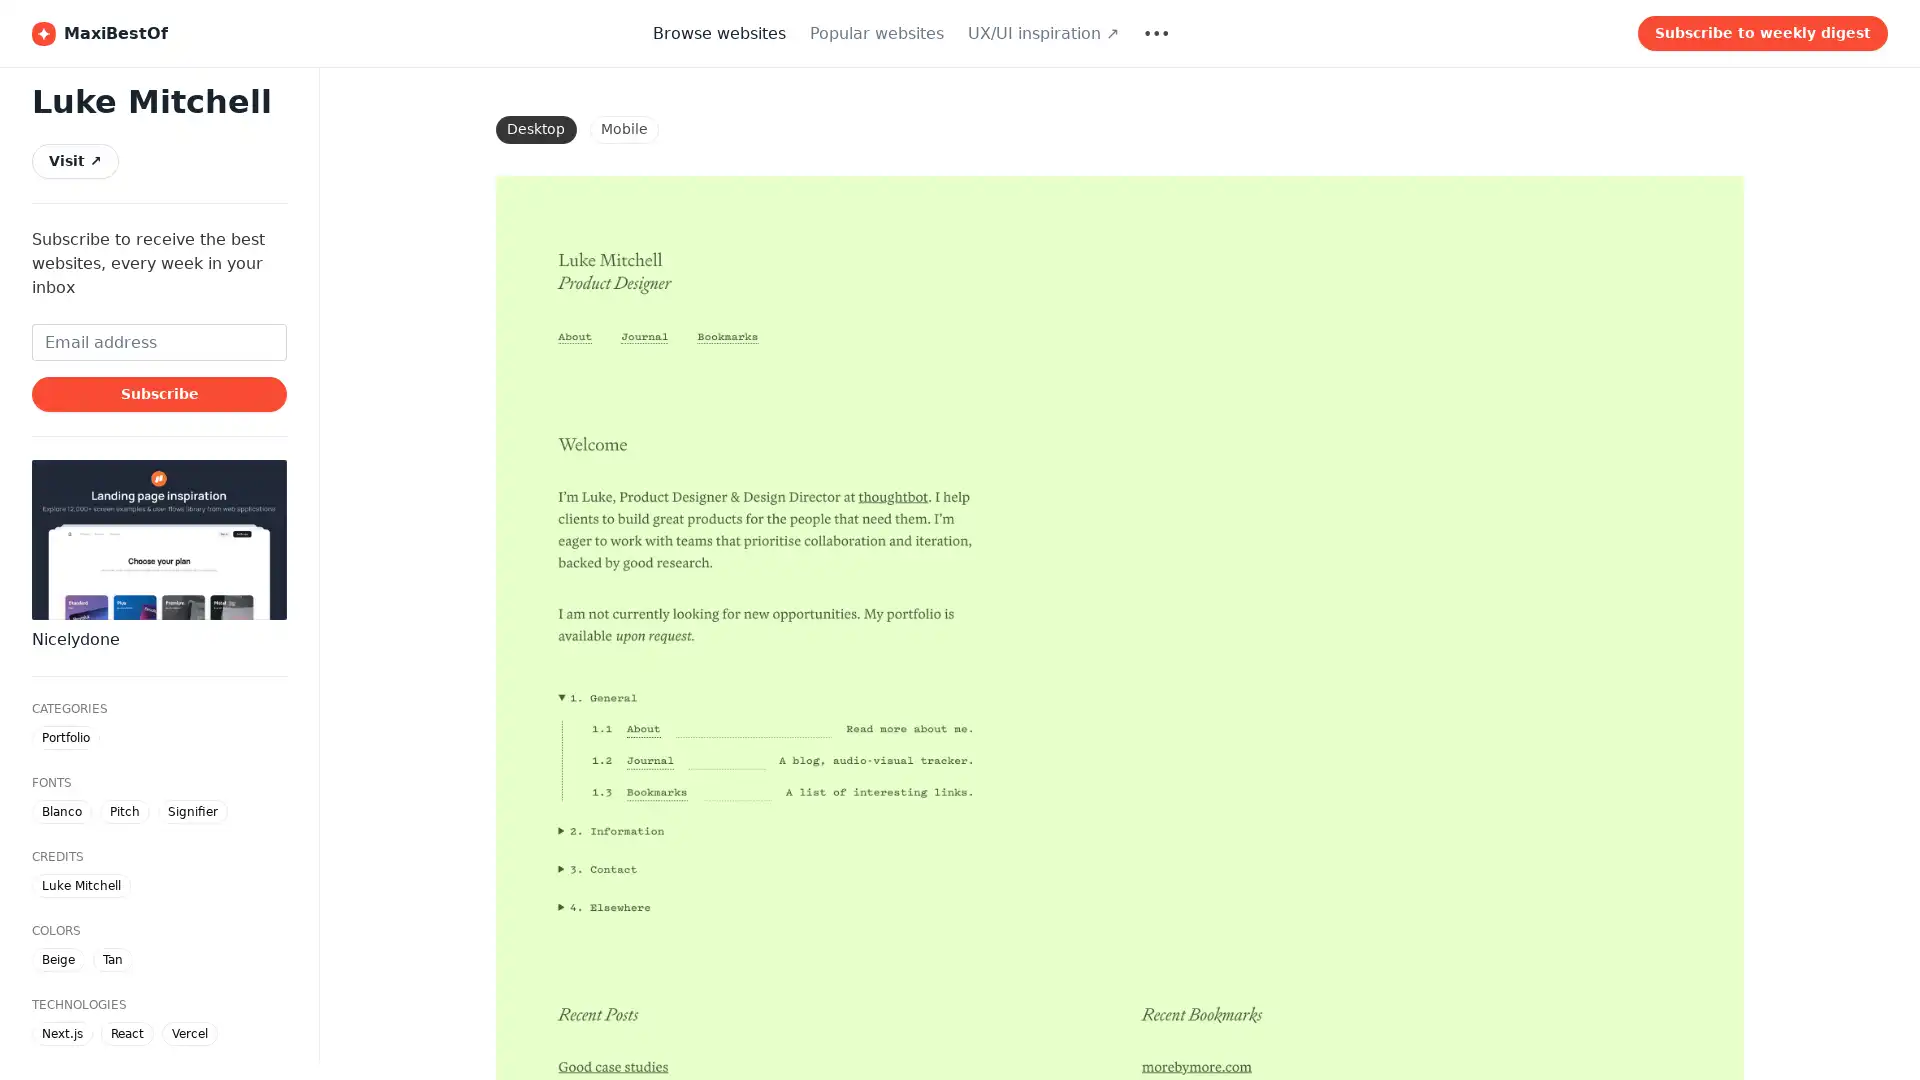 This screenshot has height=1080, width=1920. I want to click on Subscribe, so click(158, 393).